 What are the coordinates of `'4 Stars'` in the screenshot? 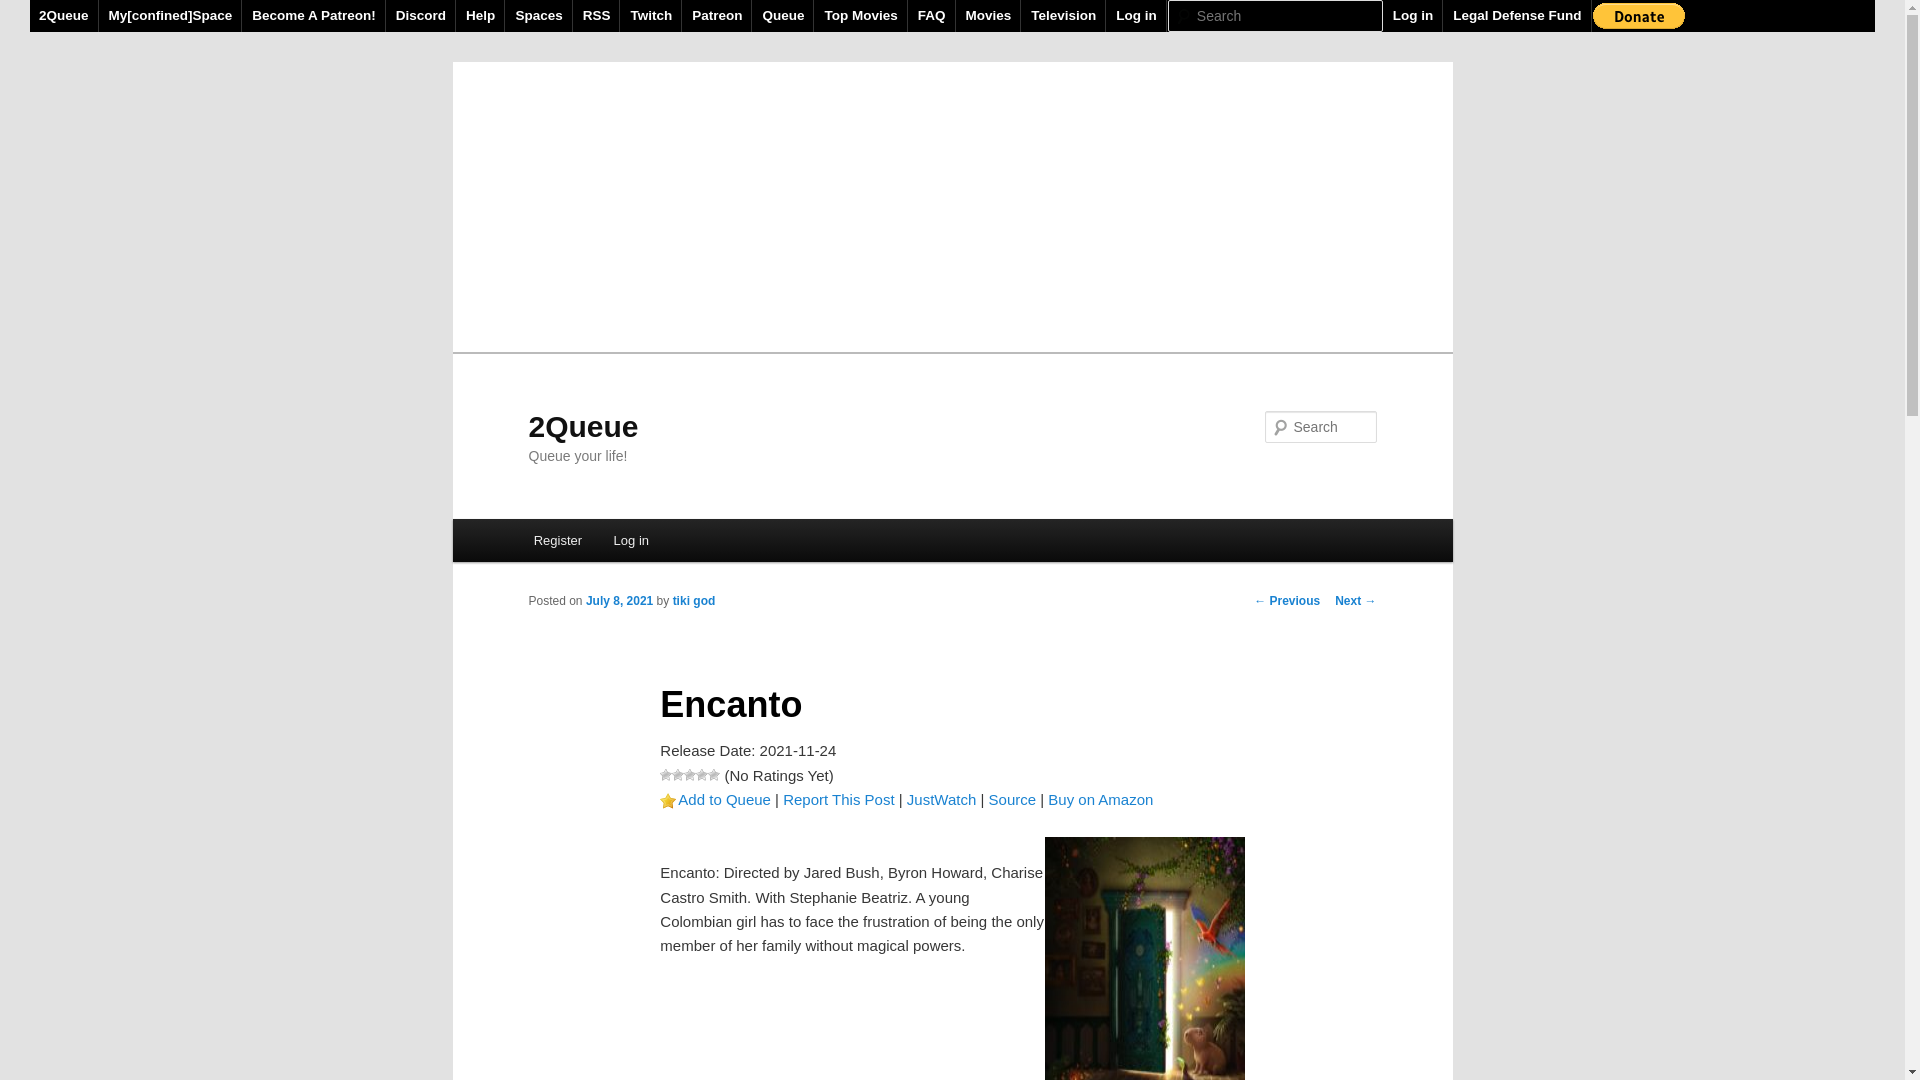 It's located at (701, 774).